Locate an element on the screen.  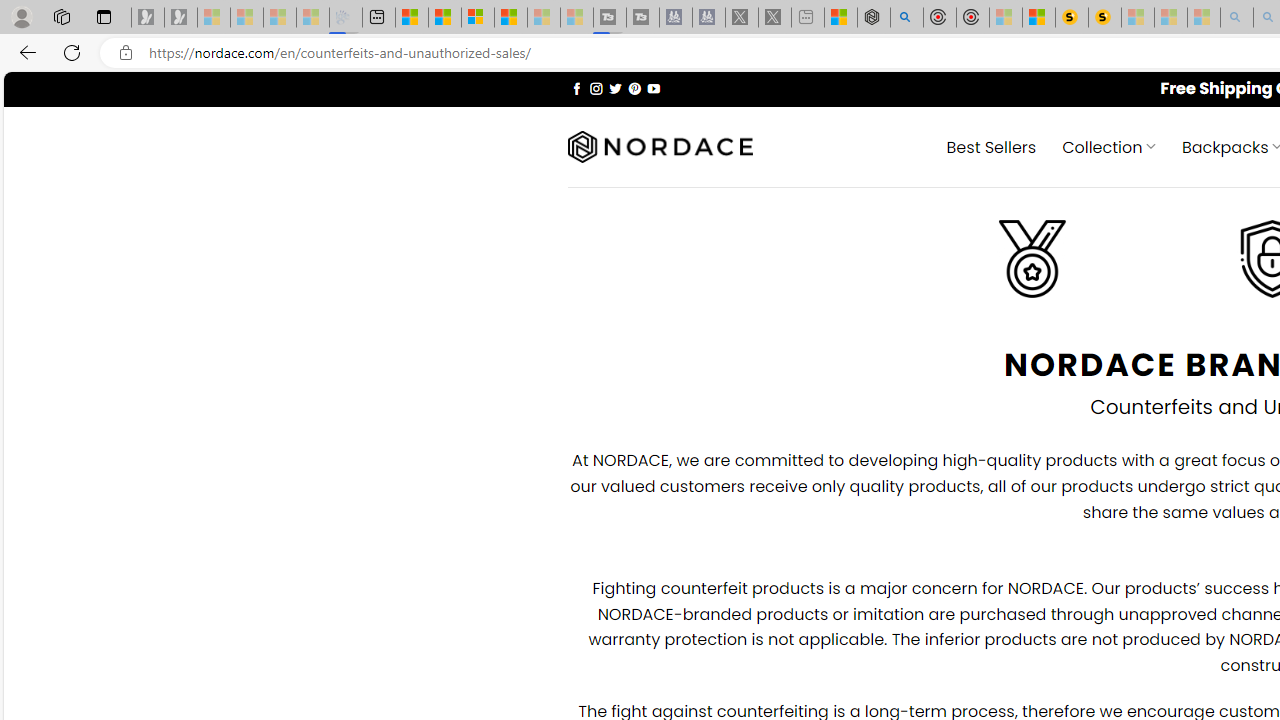
'Follow on Pinterest' is located at coordinates (633, 87).